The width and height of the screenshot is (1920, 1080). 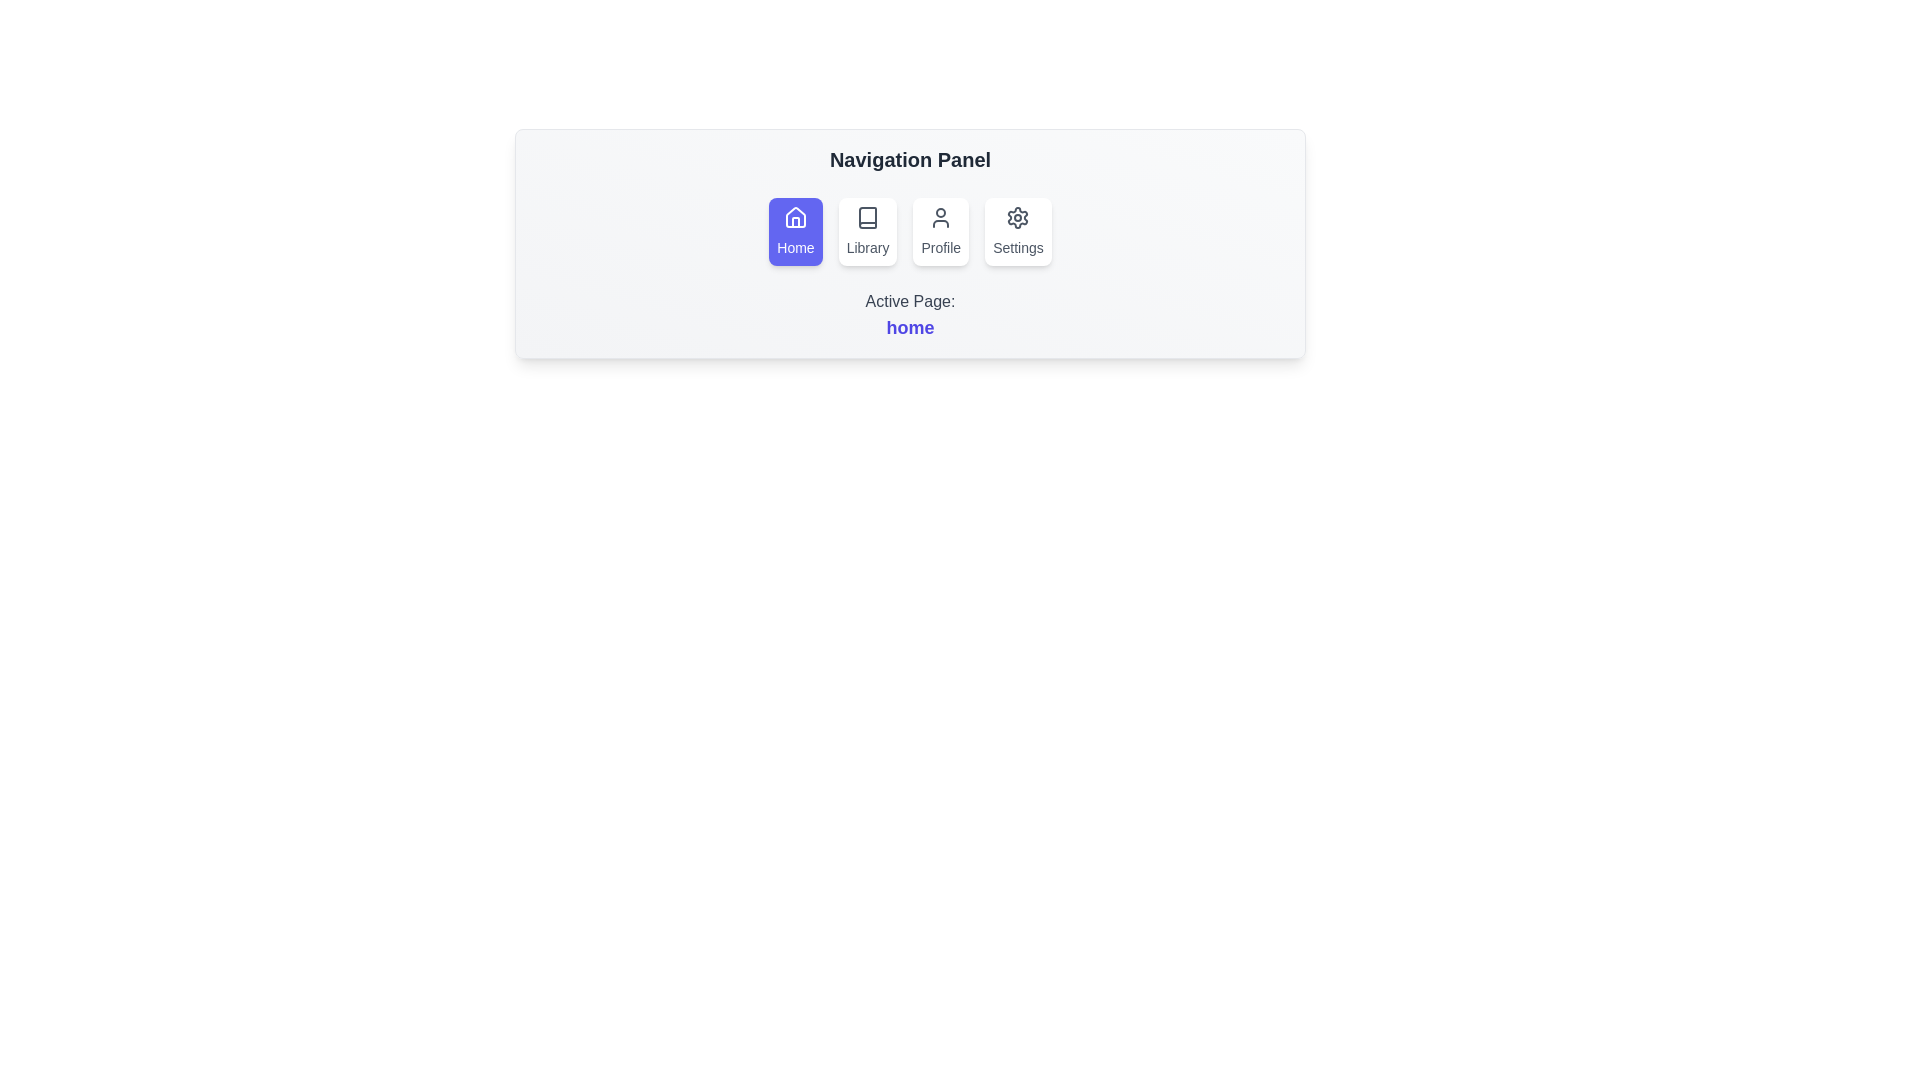 What do you see at coordinates (868, 230) in the screenshot?
I see `the 'Library' button, which is a vertically-aligned button with a book icon on top and gray text on a white background, positioned as the second button in a horizontal menu` at bounding box center [868, 230].